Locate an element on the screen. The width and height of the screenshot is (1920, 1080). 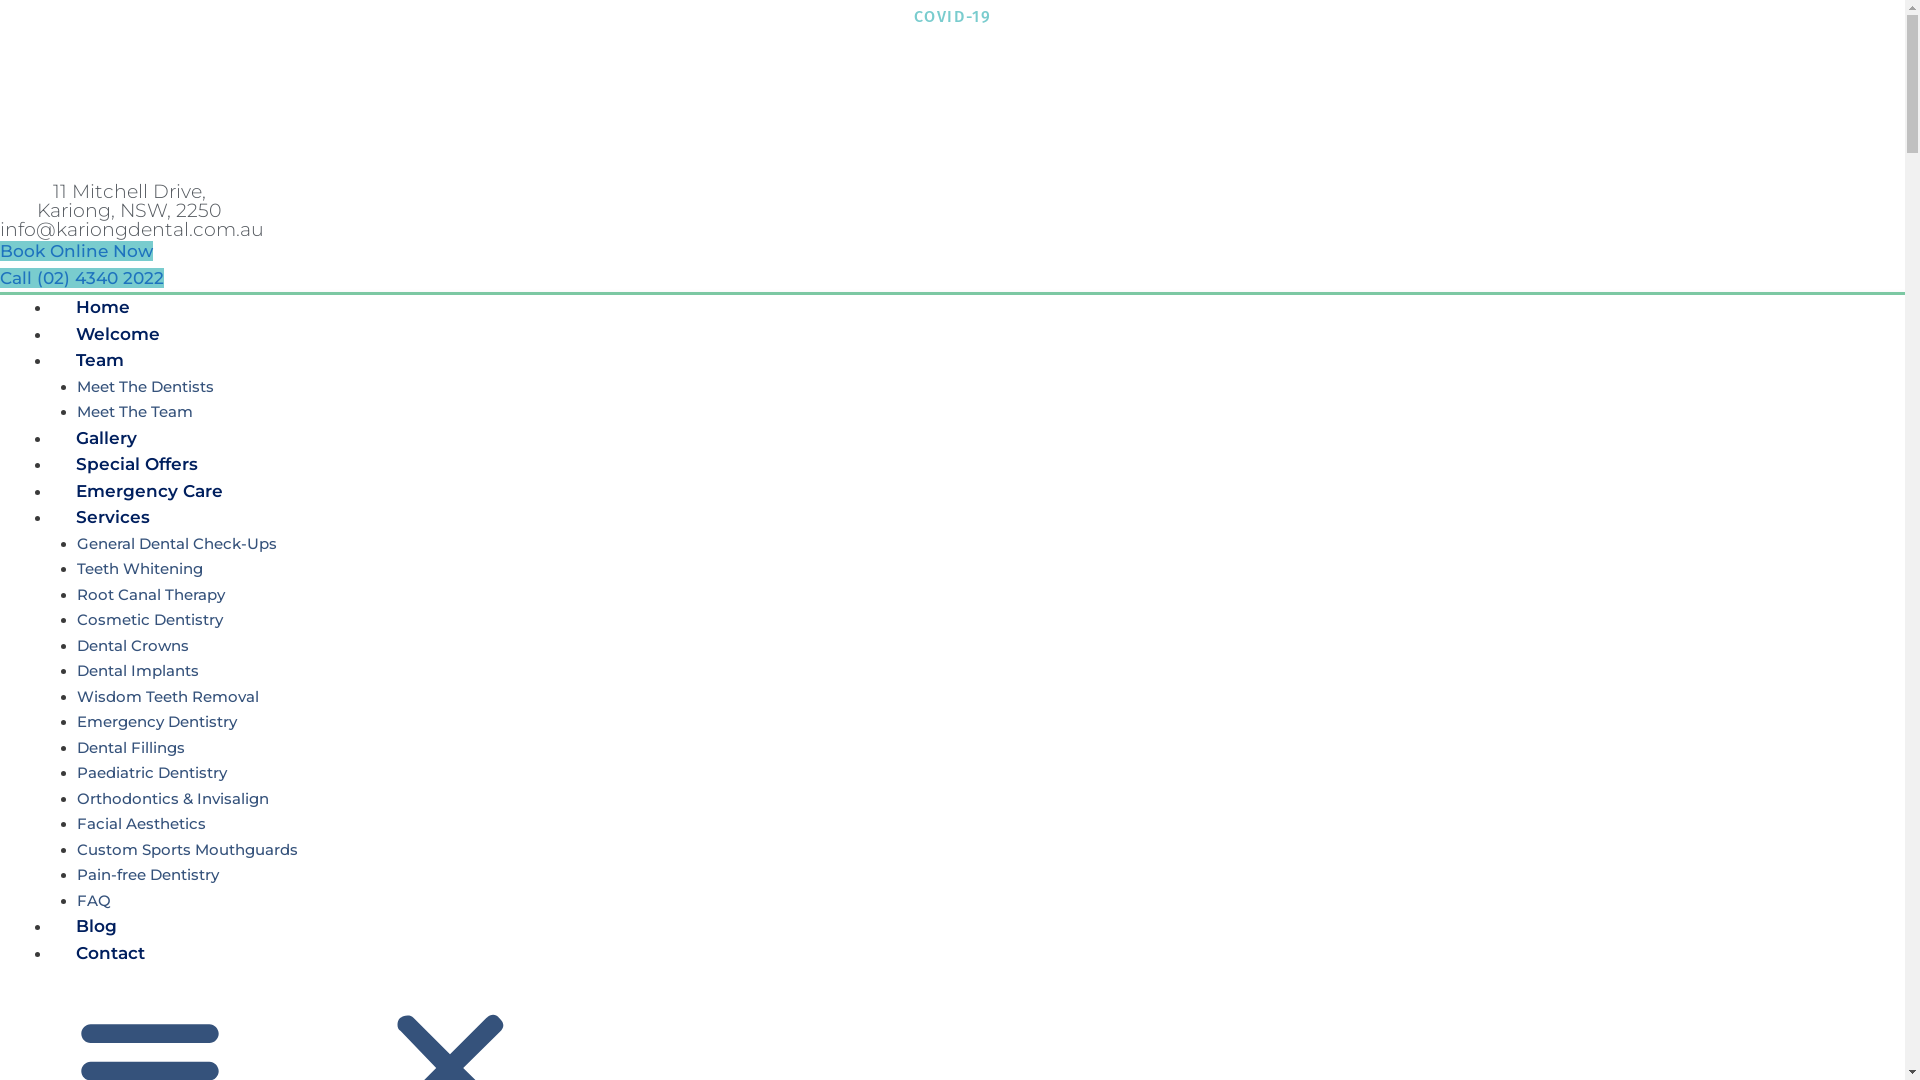
'Book Online Now' is located at coordinates (76, 249).